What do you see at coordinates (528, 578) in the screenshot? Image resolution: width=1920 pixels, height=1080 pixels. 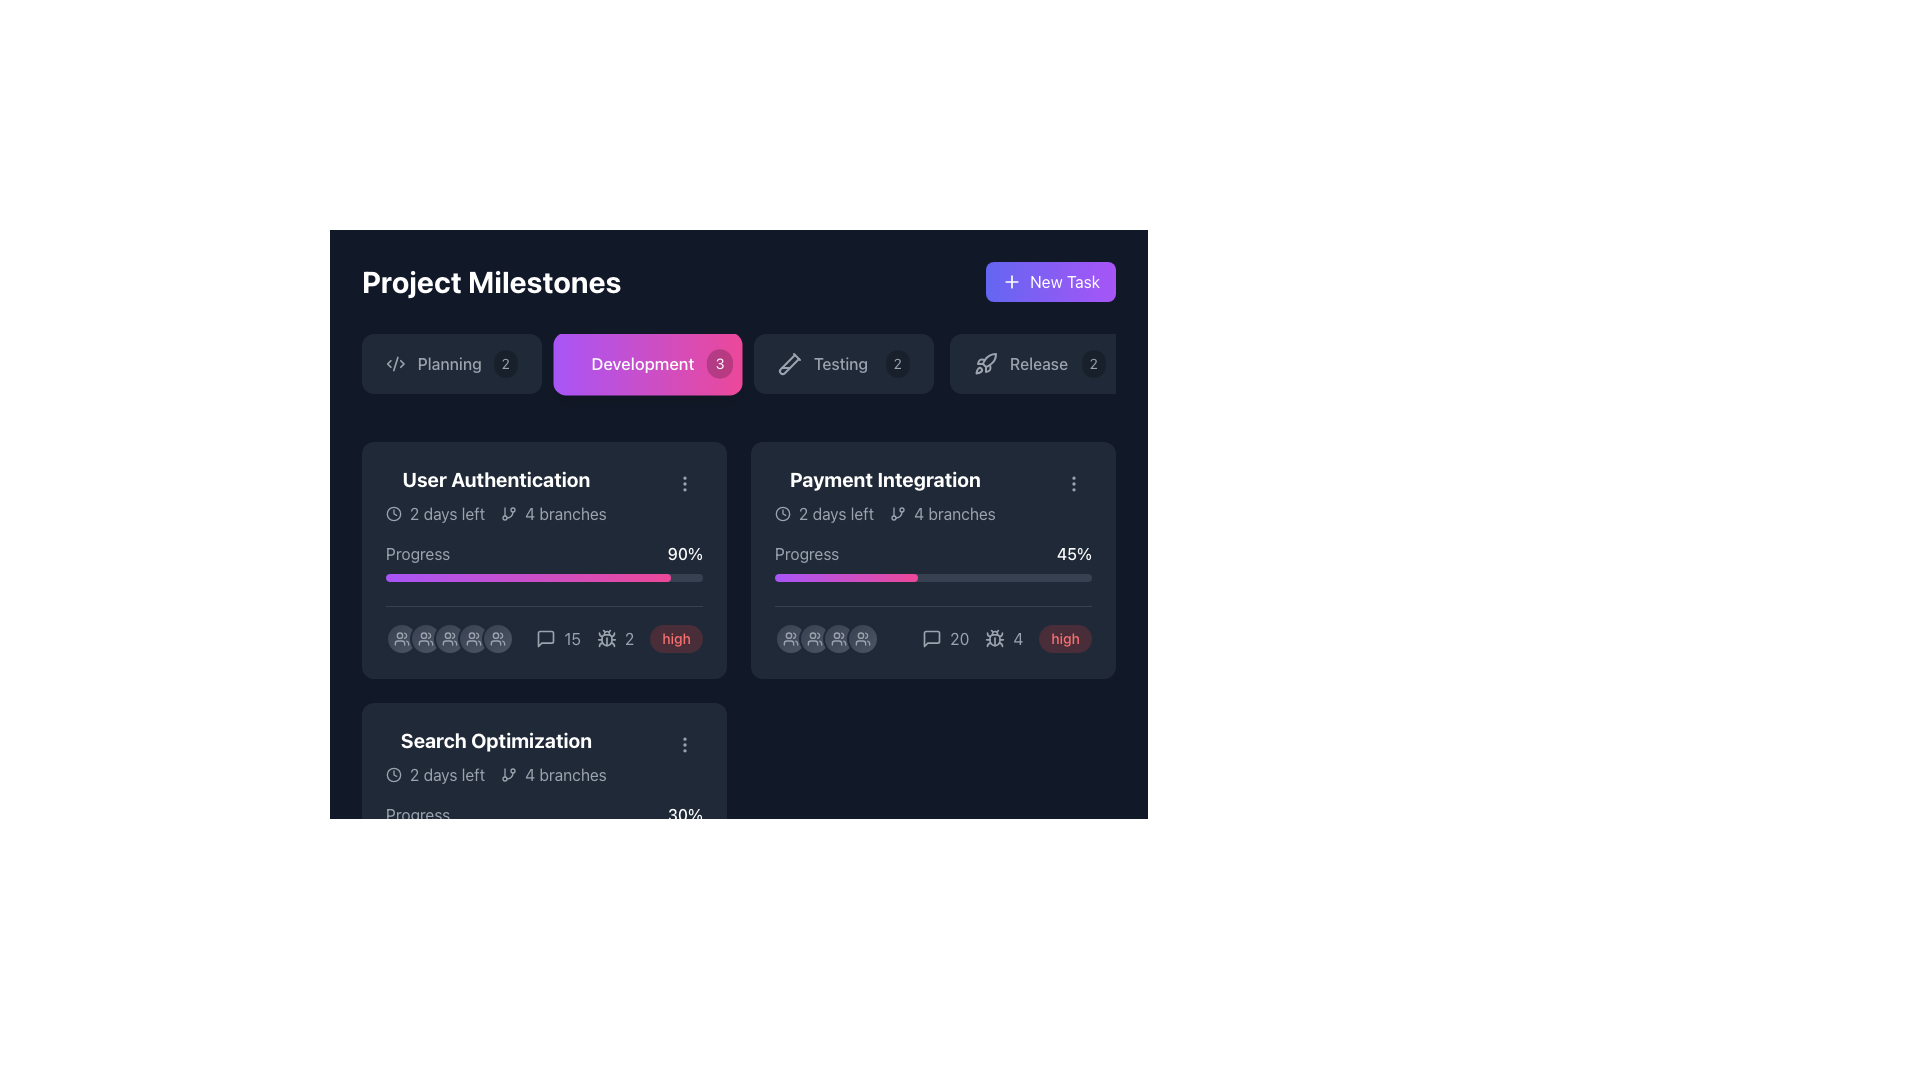 I see `the gradient-colored progress indicator bar located in the 'Progress' section of the 'Payment Integration' panel on the right-hand side of the interface` at bounding box center [528, 578].